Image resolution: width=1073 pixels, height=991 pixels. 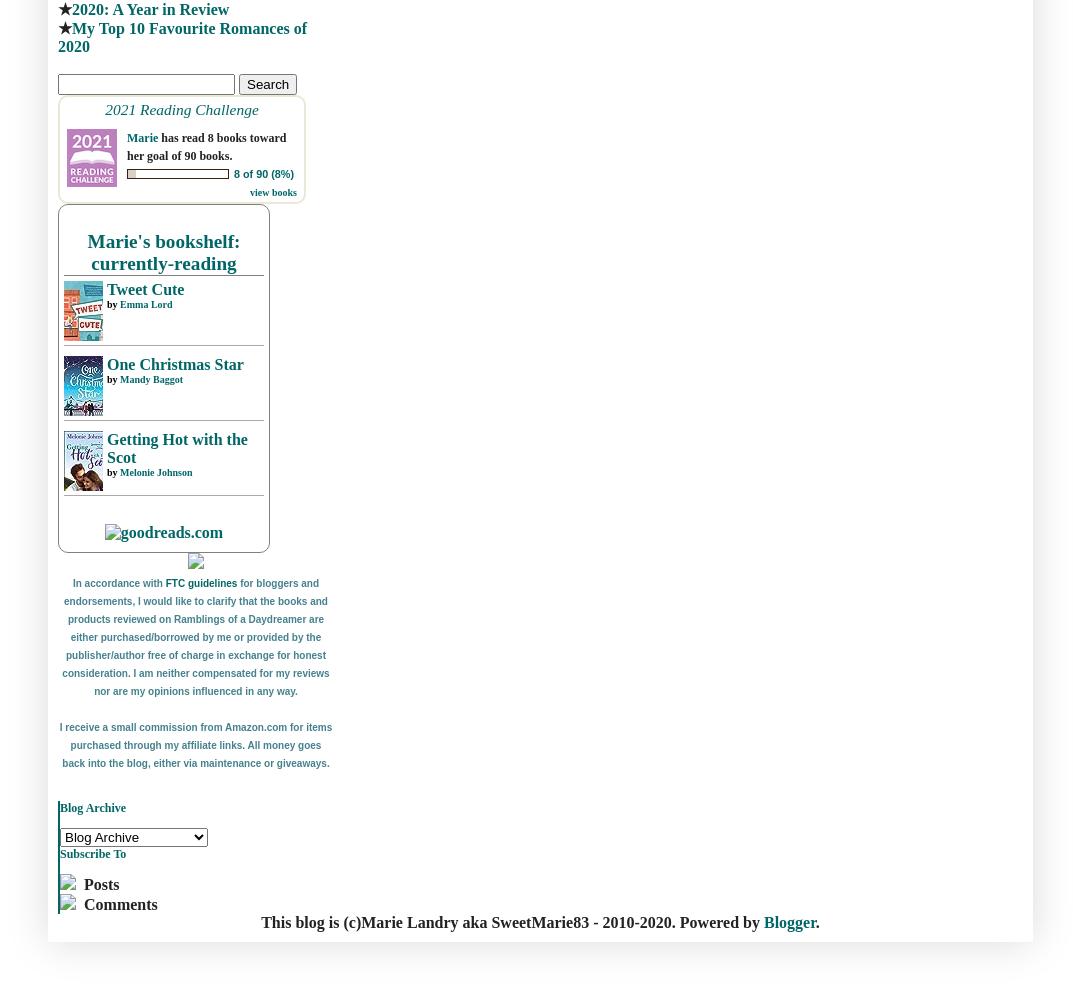 I want to click on '.', so click(x=816, y=921).